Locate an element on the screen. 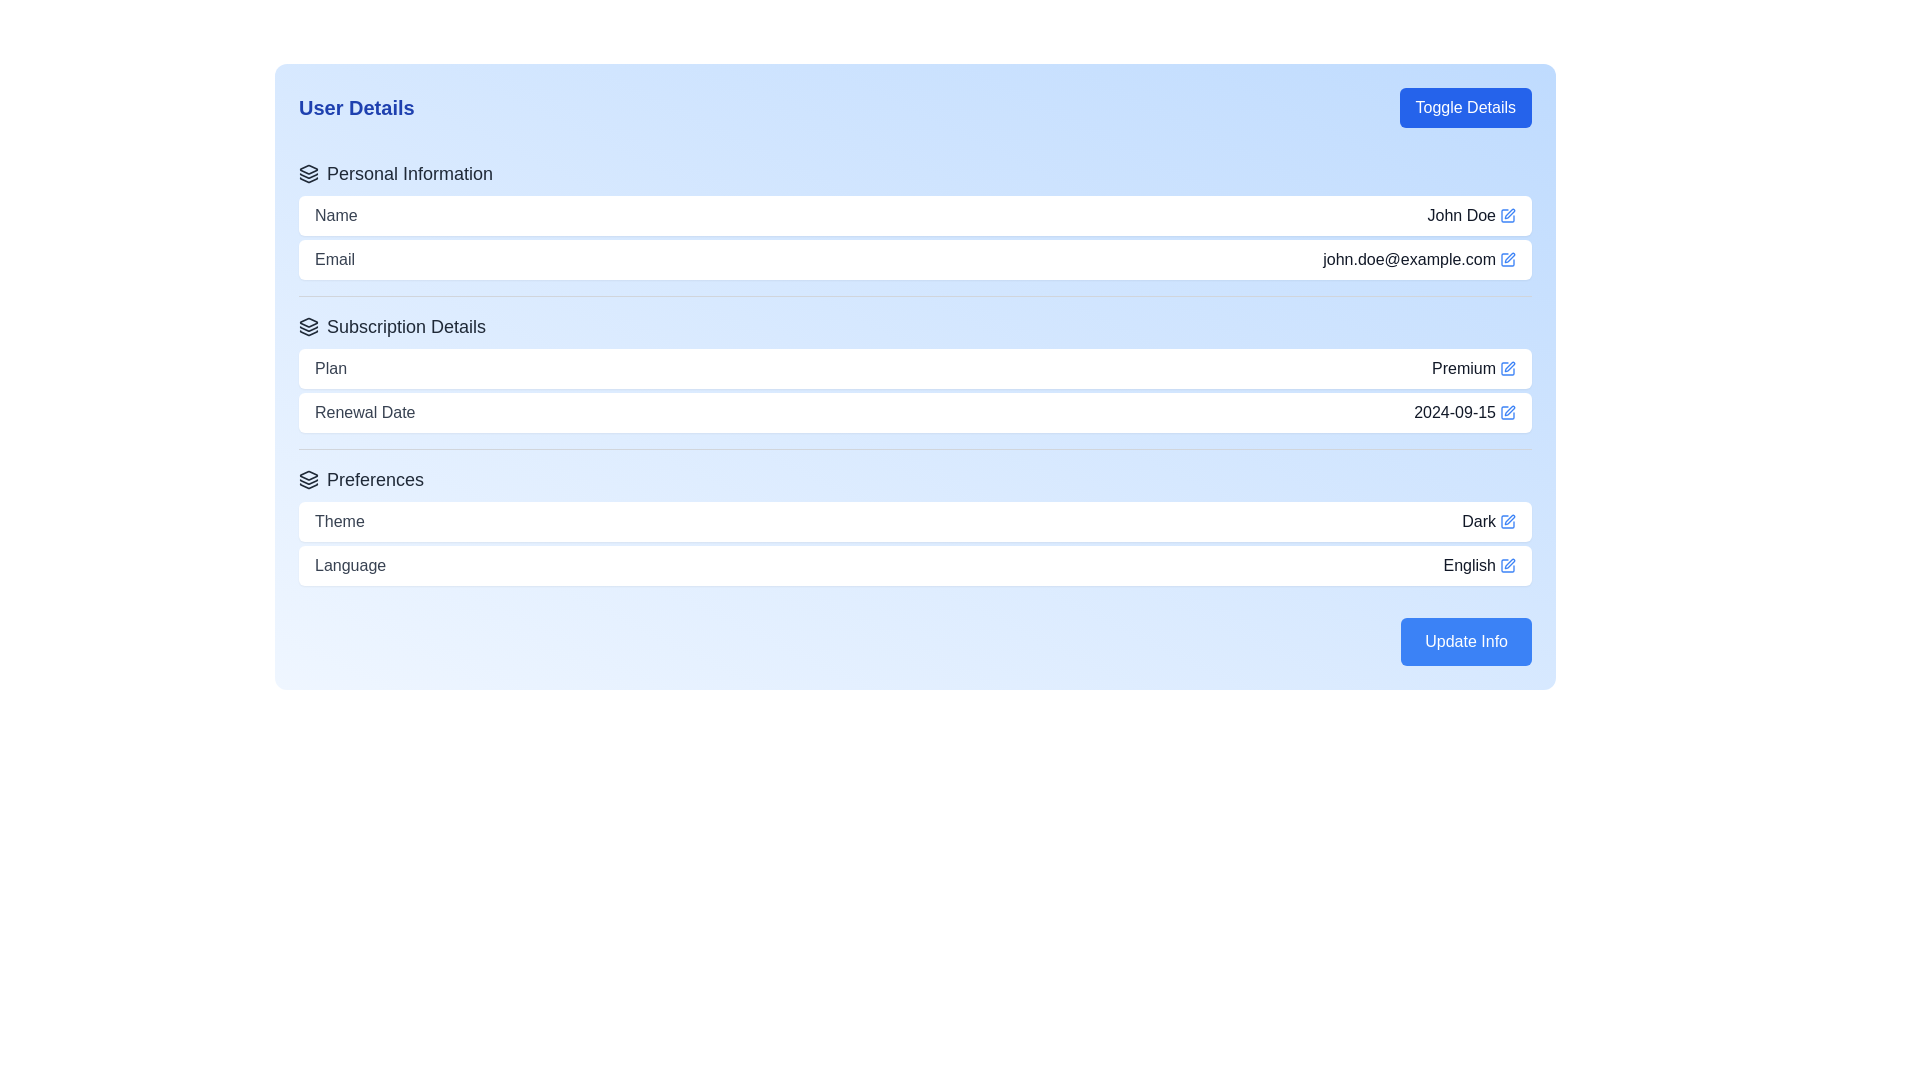 The height and width of the screenshot is (1080, 1920). the text label indicating 'Dark' mode selected in the 'Theme' section is located at coordinates (1489, 520).